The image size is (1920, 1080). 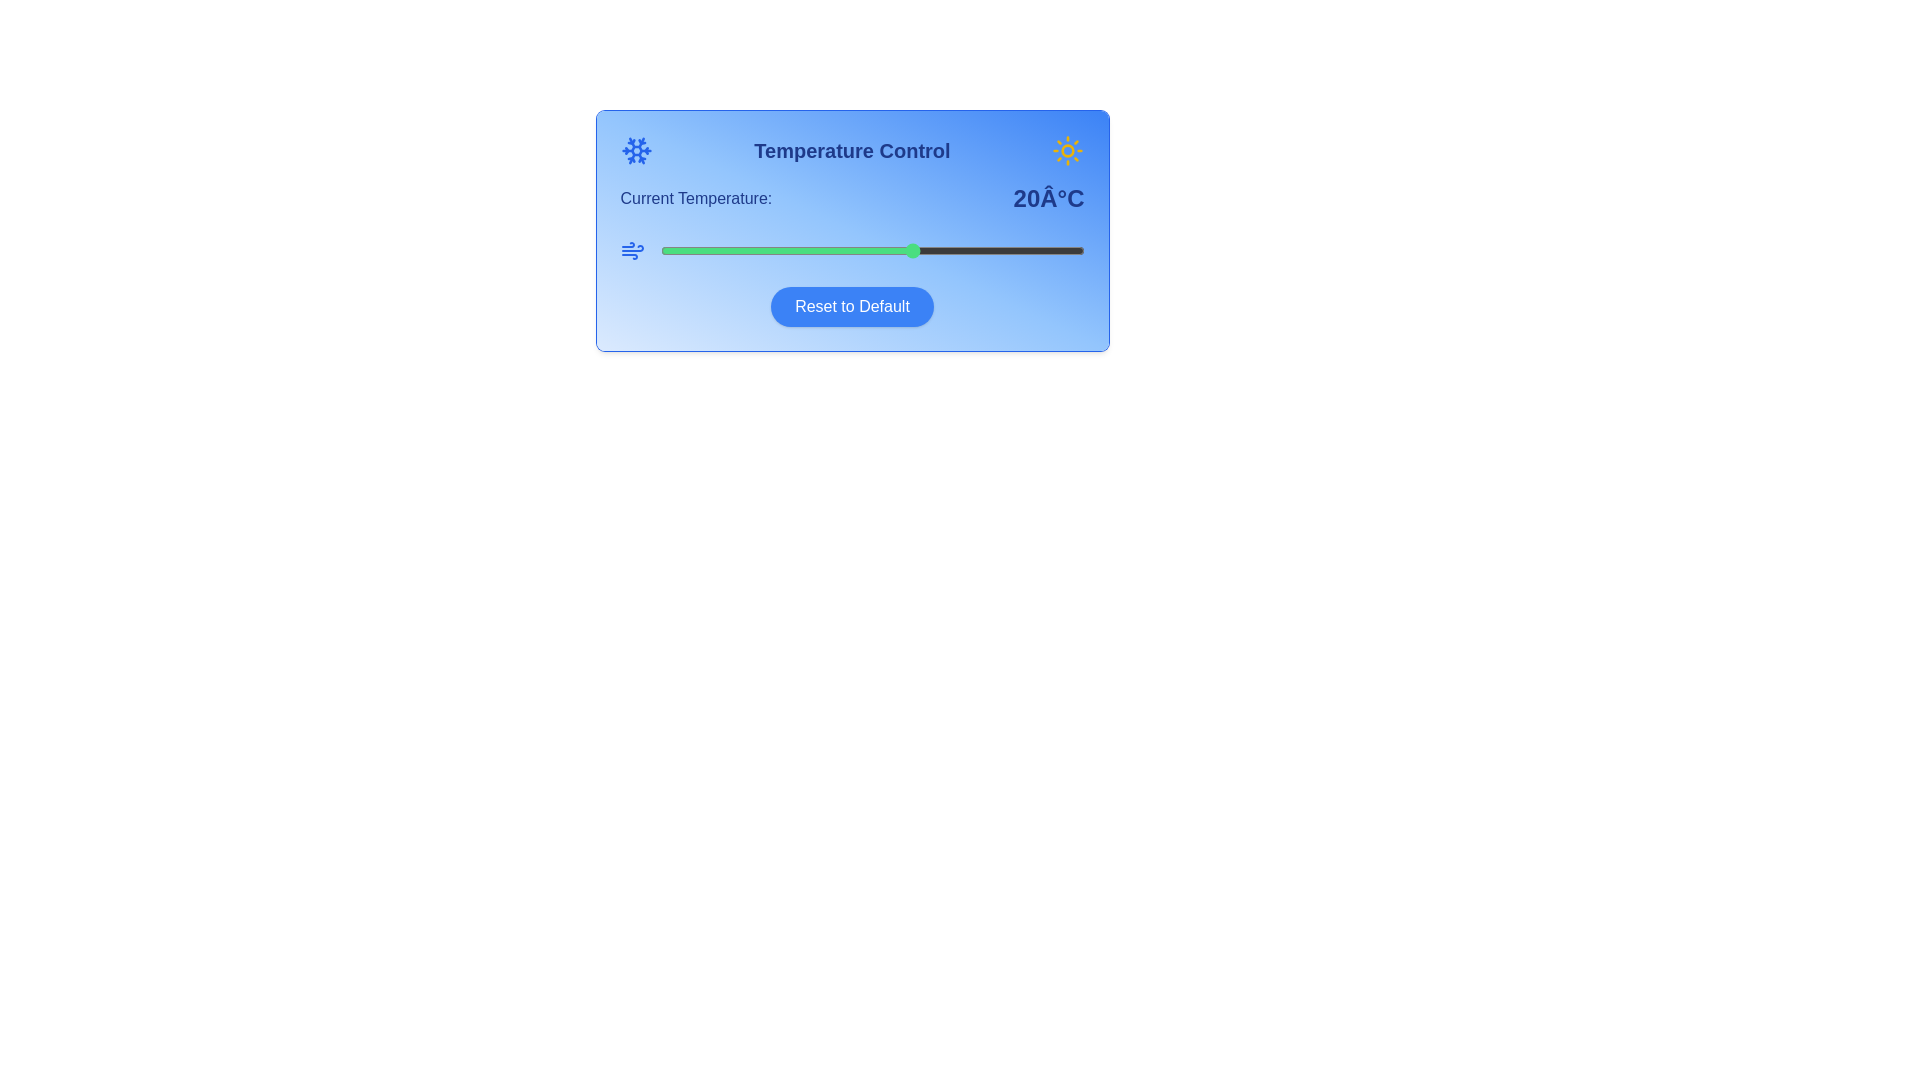 I want to click on the 'Reset to Default' button, which features a blue background and white text, to observe the hover effects, so click(x=852, y=307).